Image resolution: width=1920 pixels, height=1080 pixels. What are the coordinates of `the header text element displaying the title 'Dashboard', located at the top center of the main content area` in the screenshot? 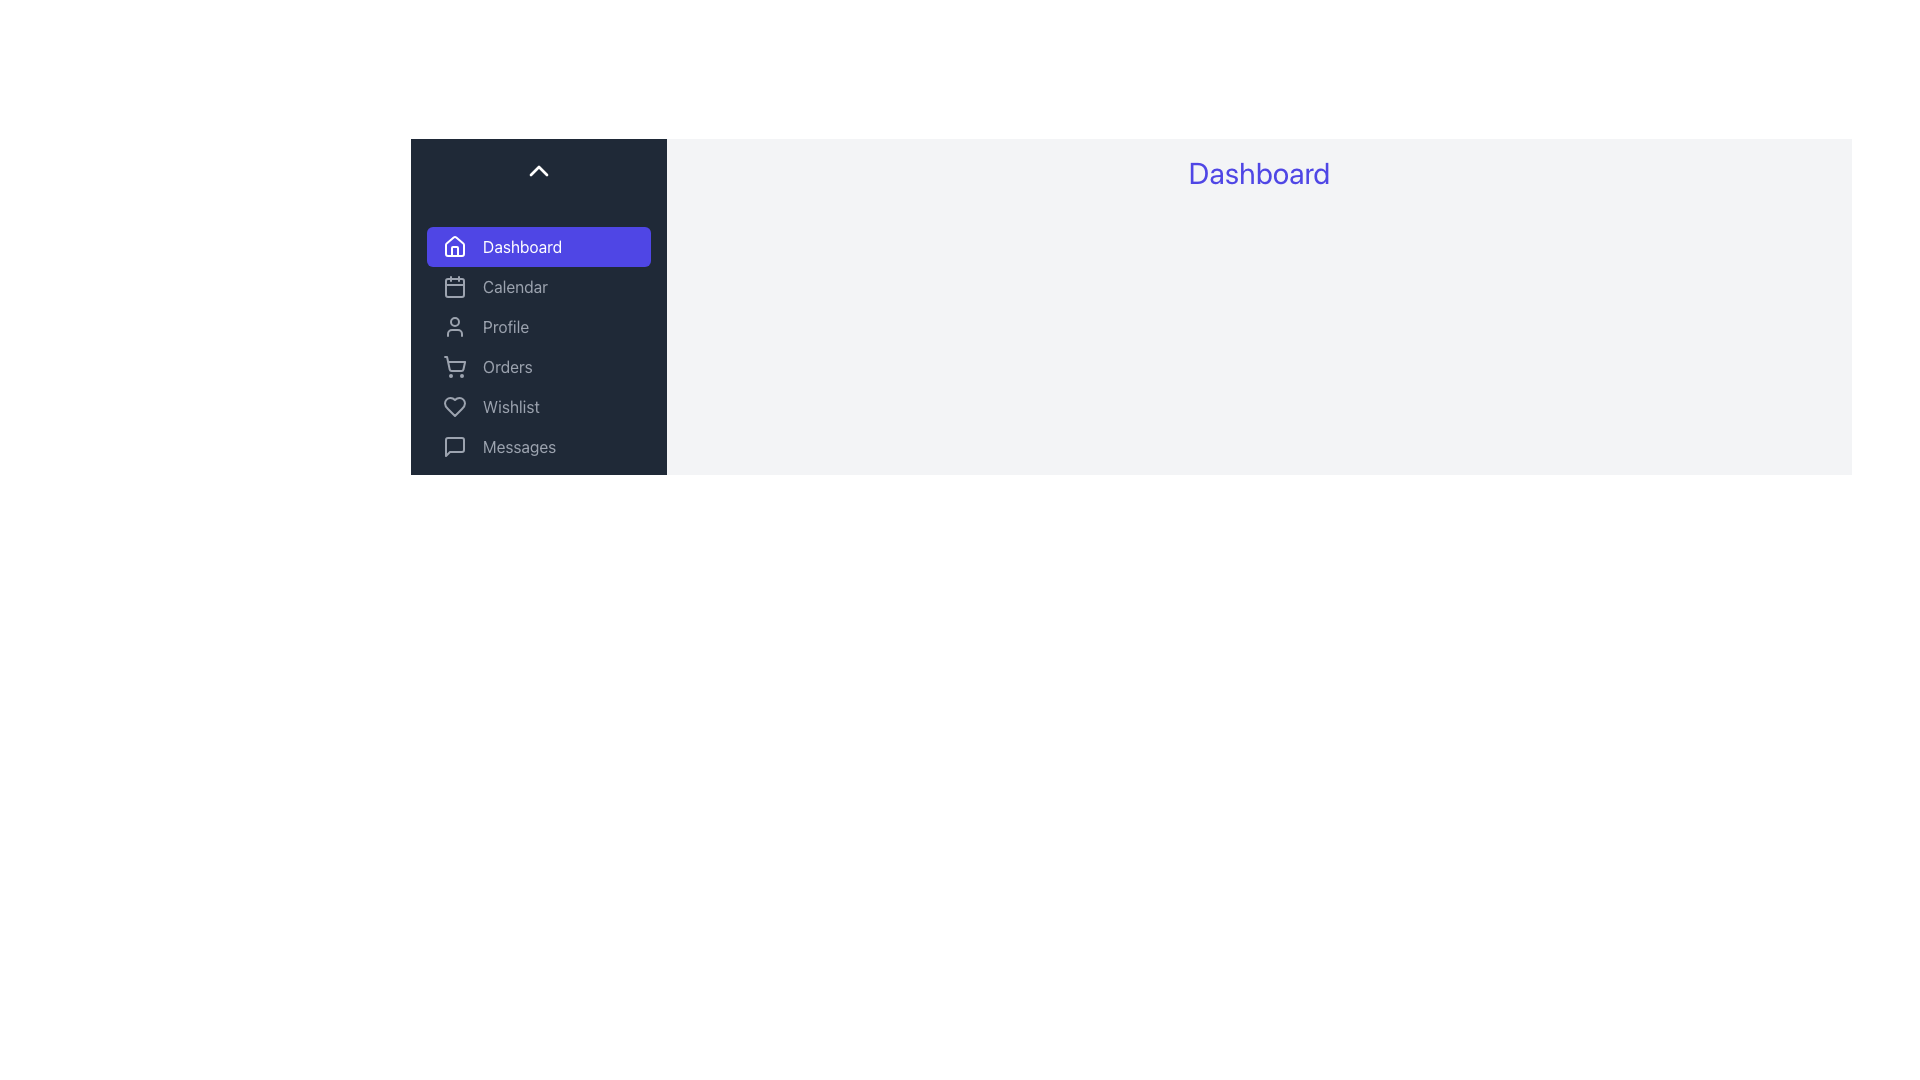 It's located at (1258, 172).